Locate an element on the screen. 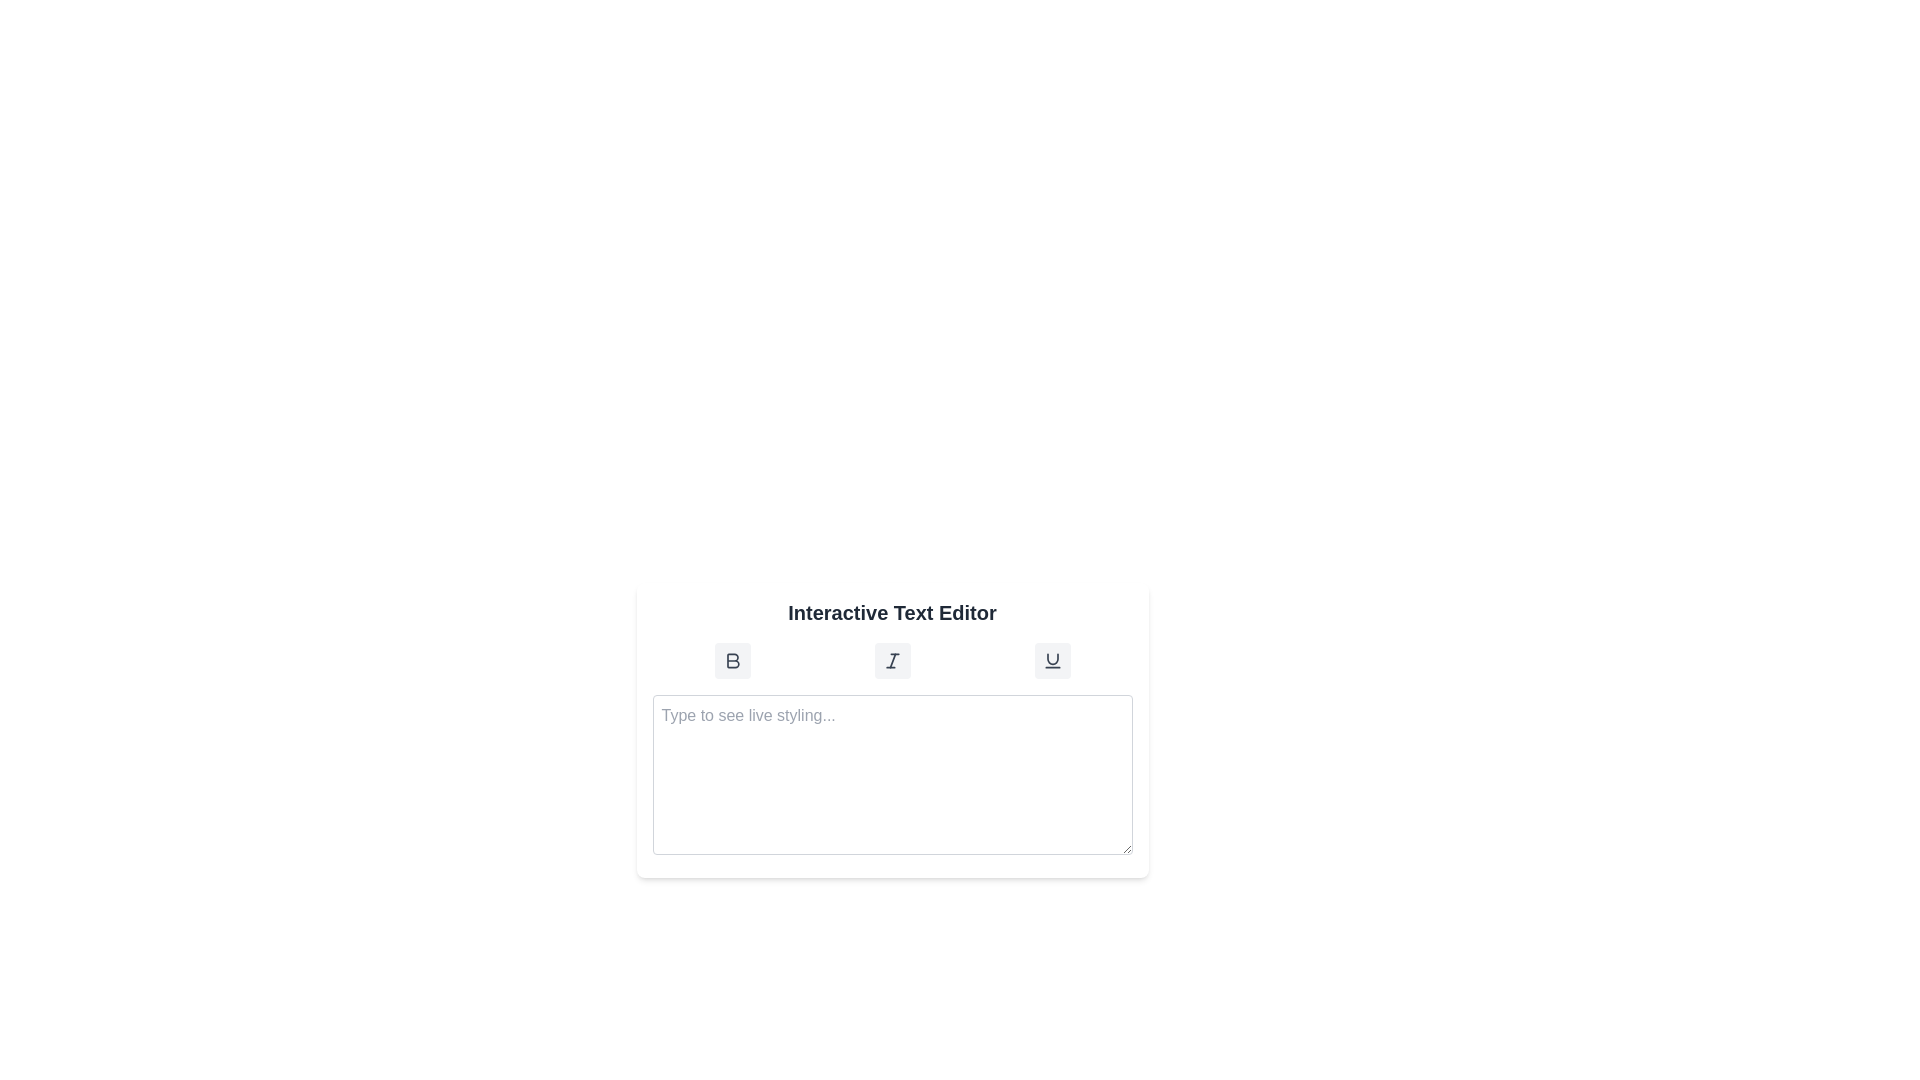 Image resolution: width=1920 pixels, height=1080 pixels. the italic toggle button in the text editor is located at coordinates (891, 660).